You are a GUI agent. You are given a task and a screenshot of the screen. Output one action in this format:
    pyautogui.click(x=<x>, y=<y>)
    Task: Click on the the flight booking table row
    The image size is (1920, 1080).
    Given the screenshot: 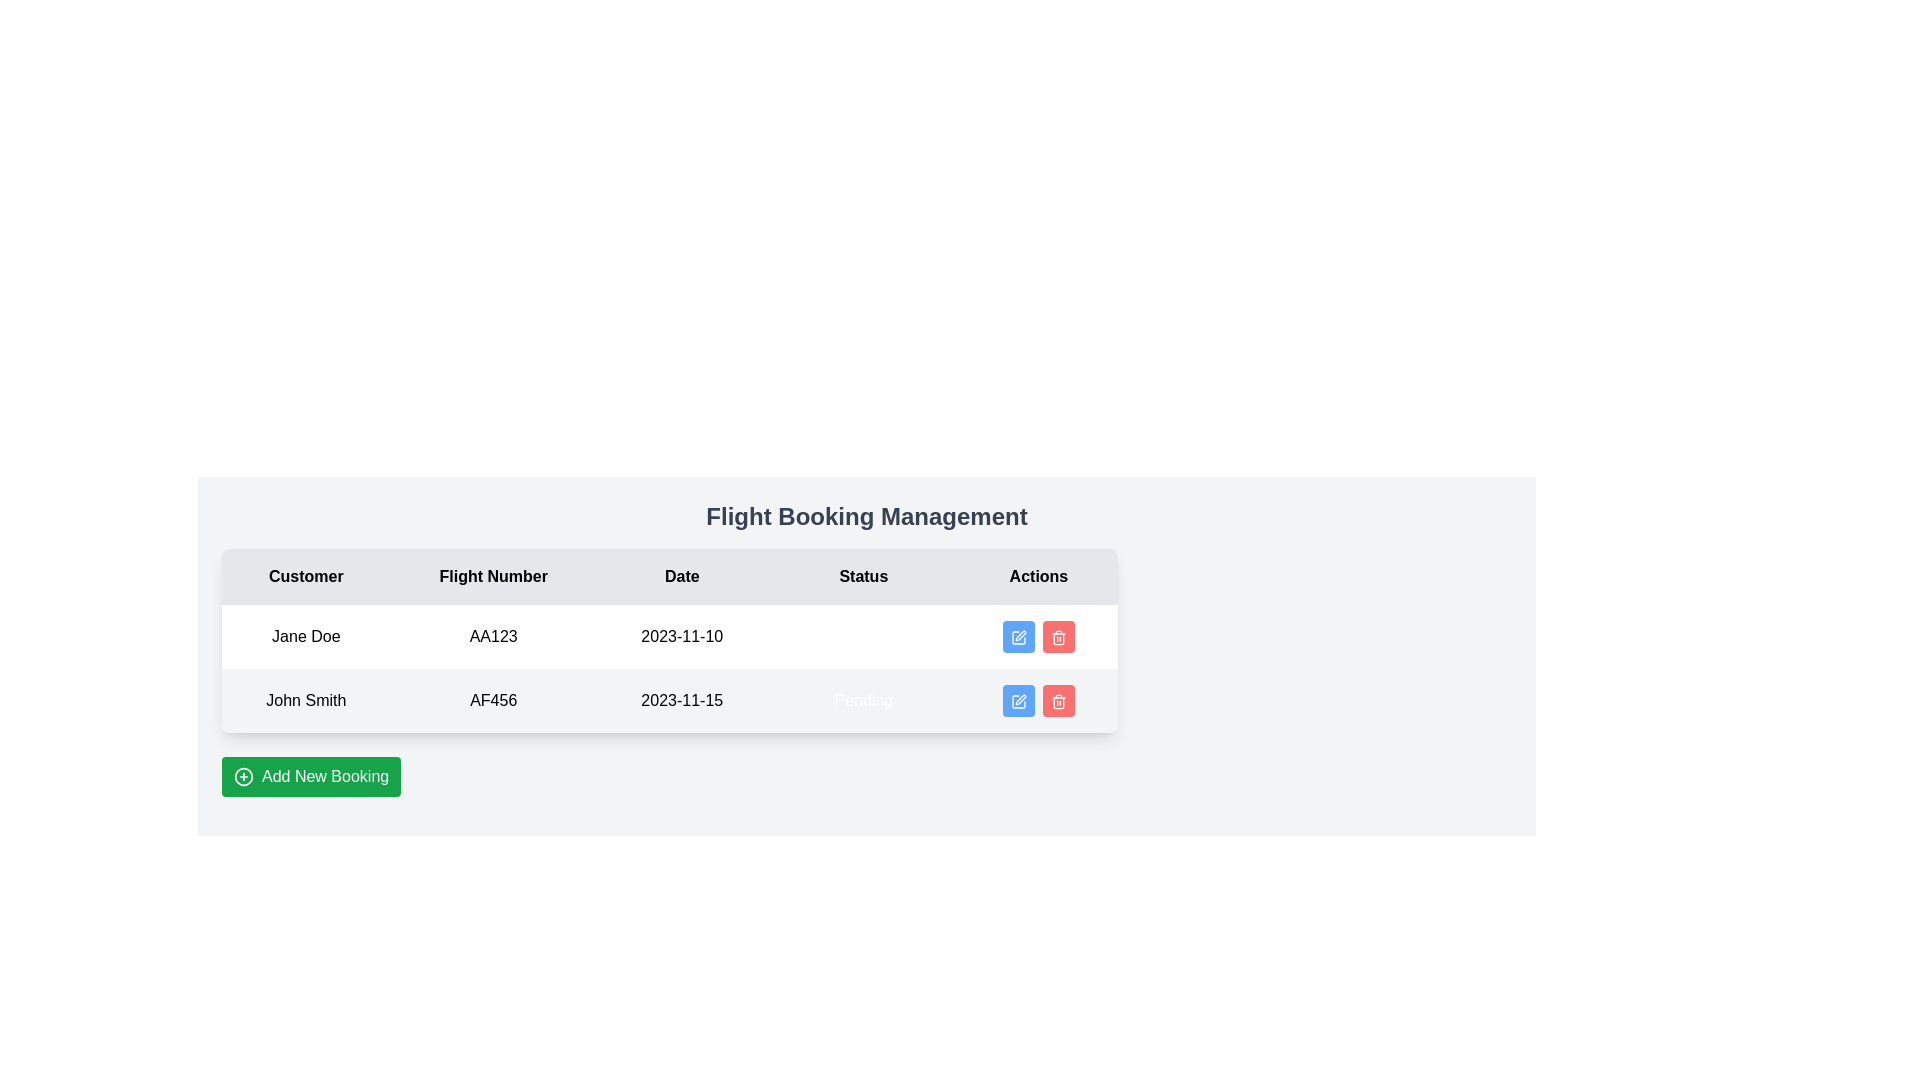 What is the action you would take?
    pyautogui.click(x=670, y=668)
    